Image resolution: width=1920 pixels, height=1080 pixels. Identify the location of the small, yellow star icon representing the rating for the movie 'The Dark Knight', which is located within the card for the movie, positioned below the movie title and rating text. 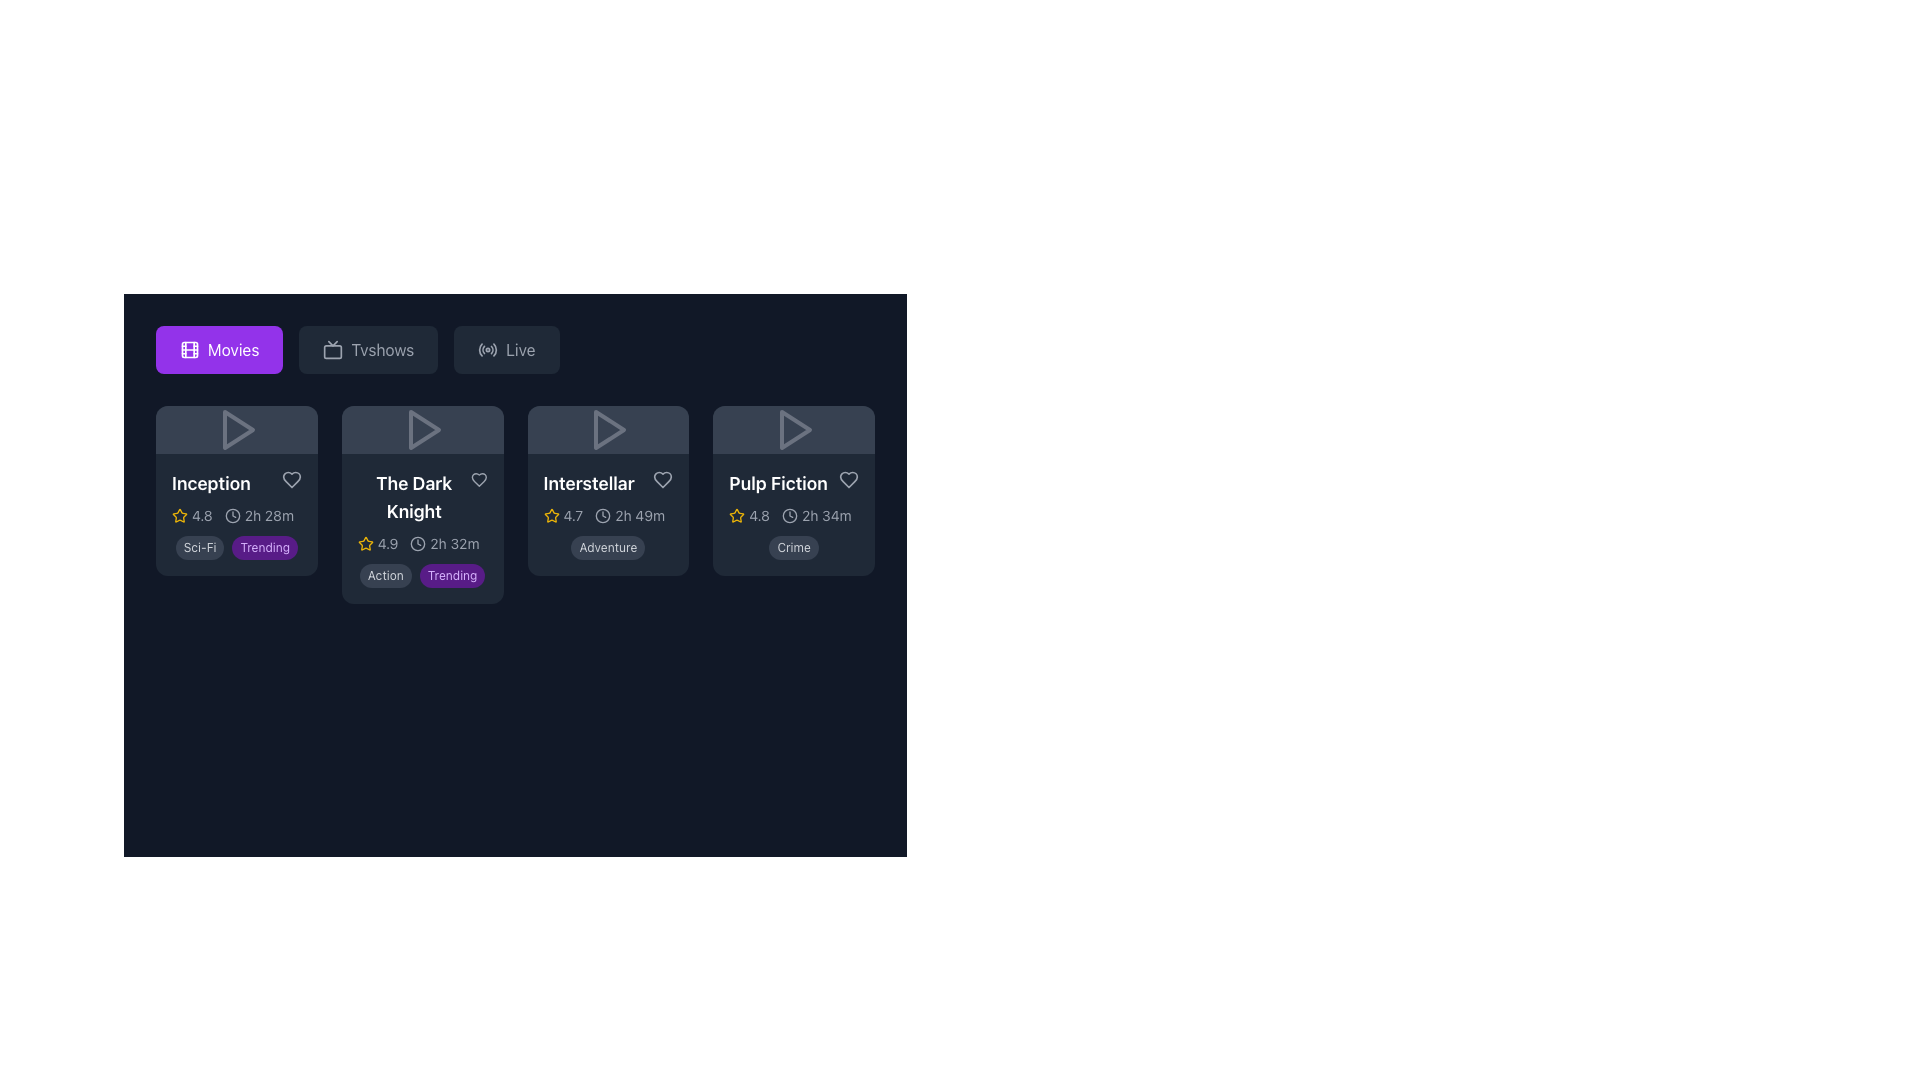
(365, 543).